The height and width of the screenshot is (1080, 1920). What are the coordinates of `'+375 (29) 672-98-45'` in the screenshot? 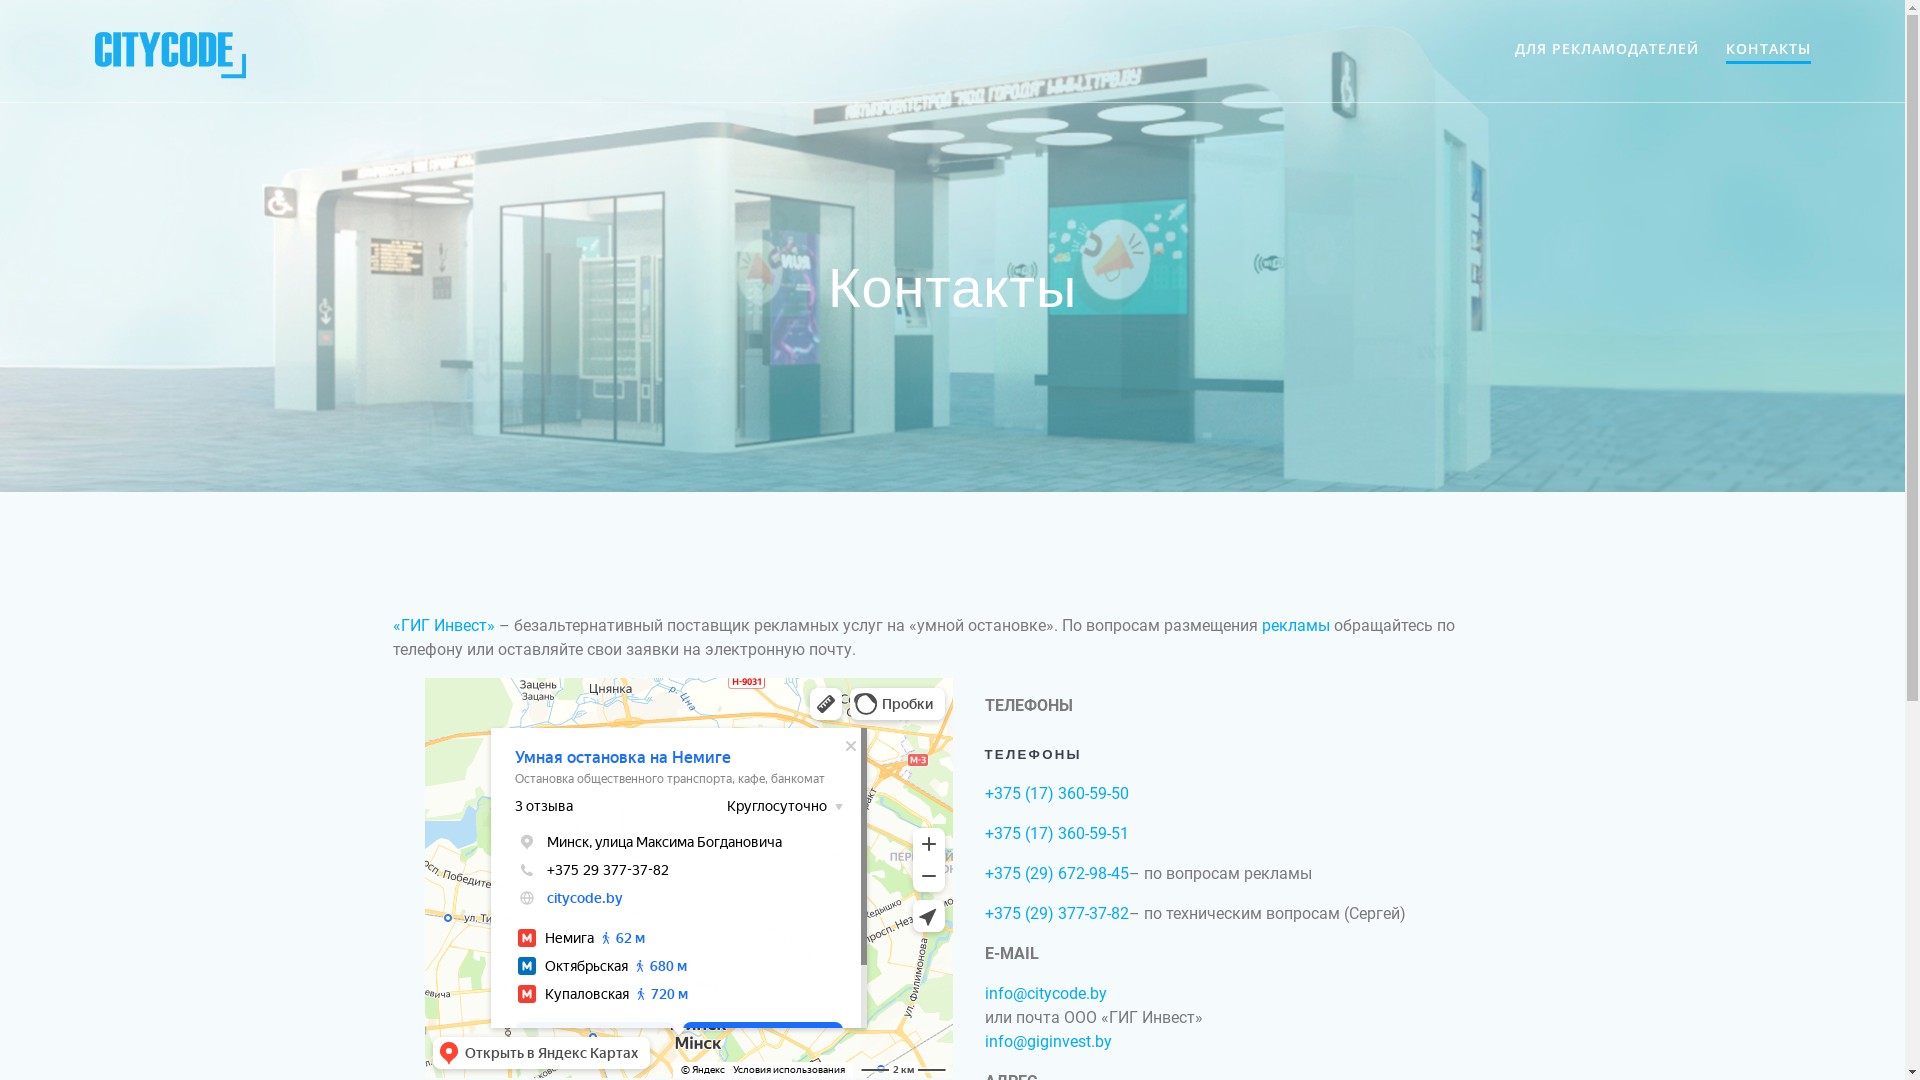 It's located at (1055, 872).